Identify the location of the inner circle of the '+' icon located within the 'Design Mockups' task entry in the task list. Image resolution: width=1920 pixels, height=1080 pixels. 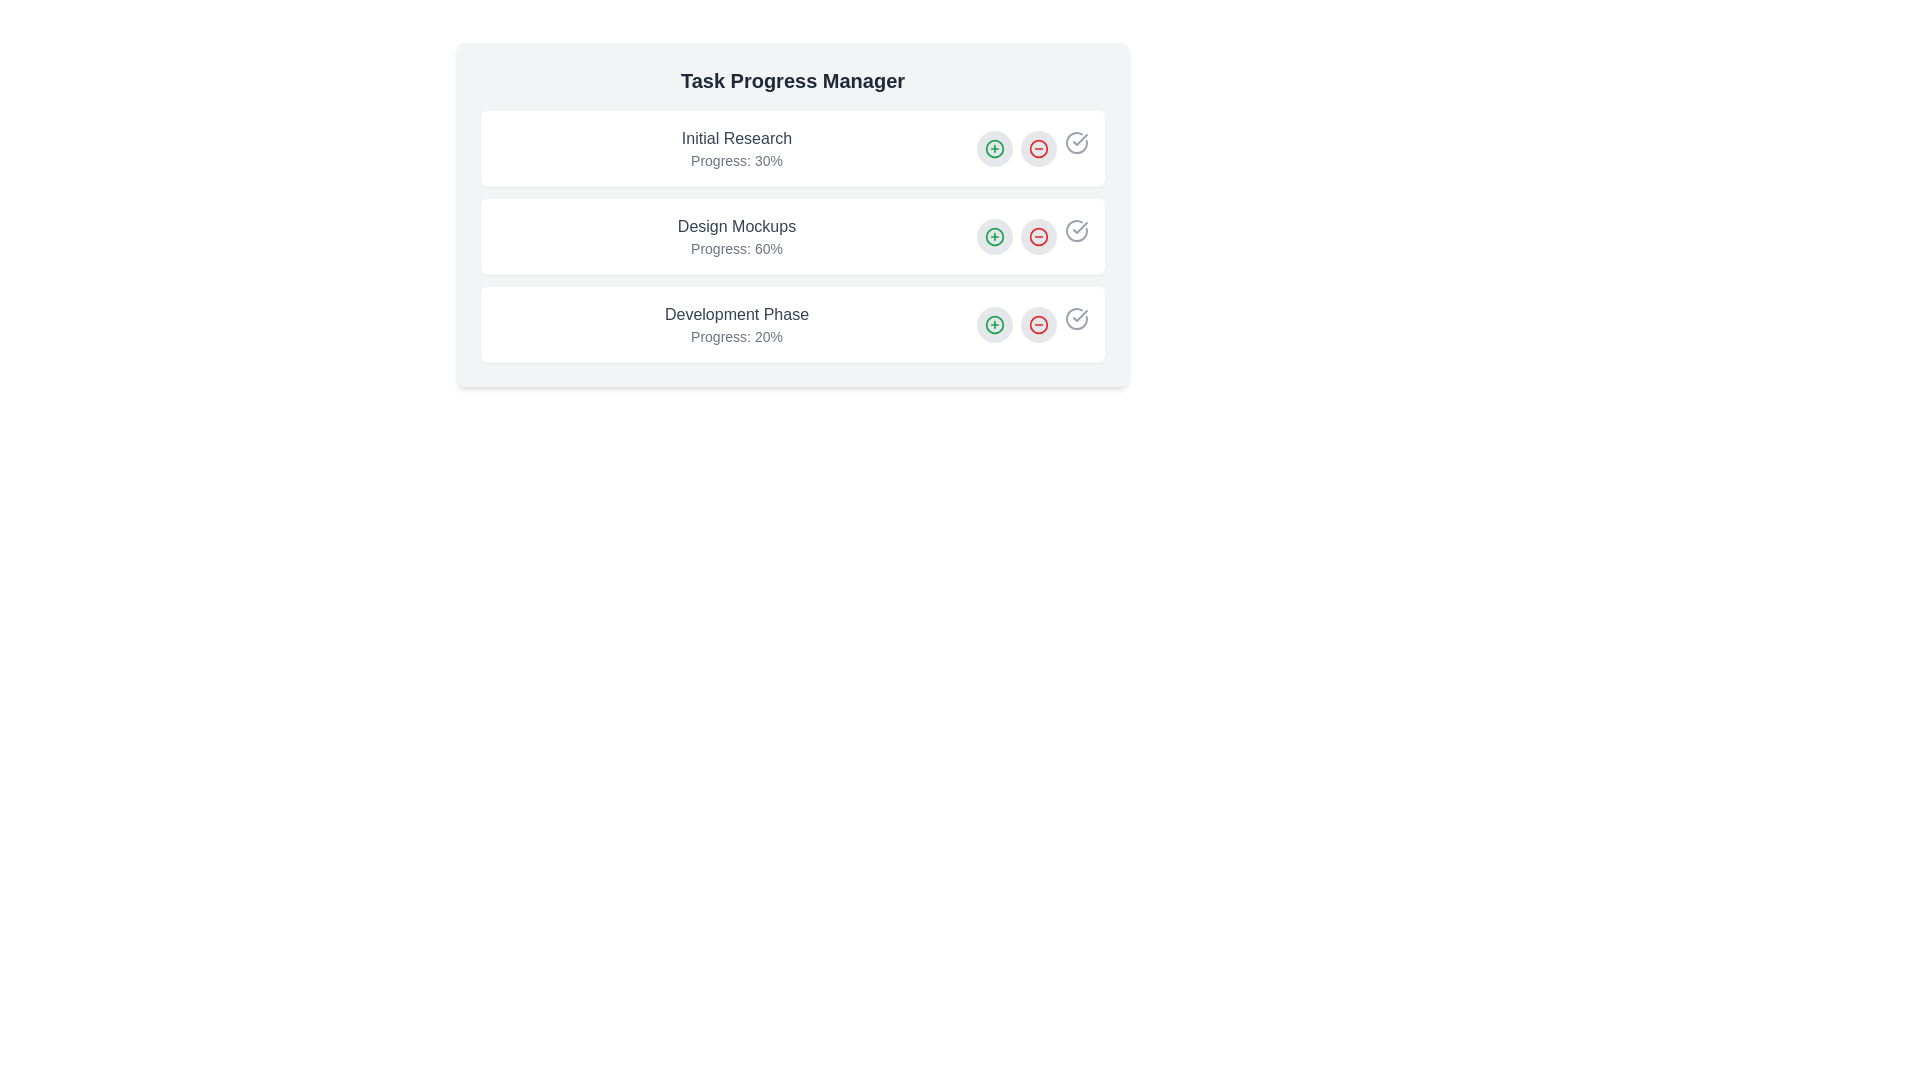
(994, 148).